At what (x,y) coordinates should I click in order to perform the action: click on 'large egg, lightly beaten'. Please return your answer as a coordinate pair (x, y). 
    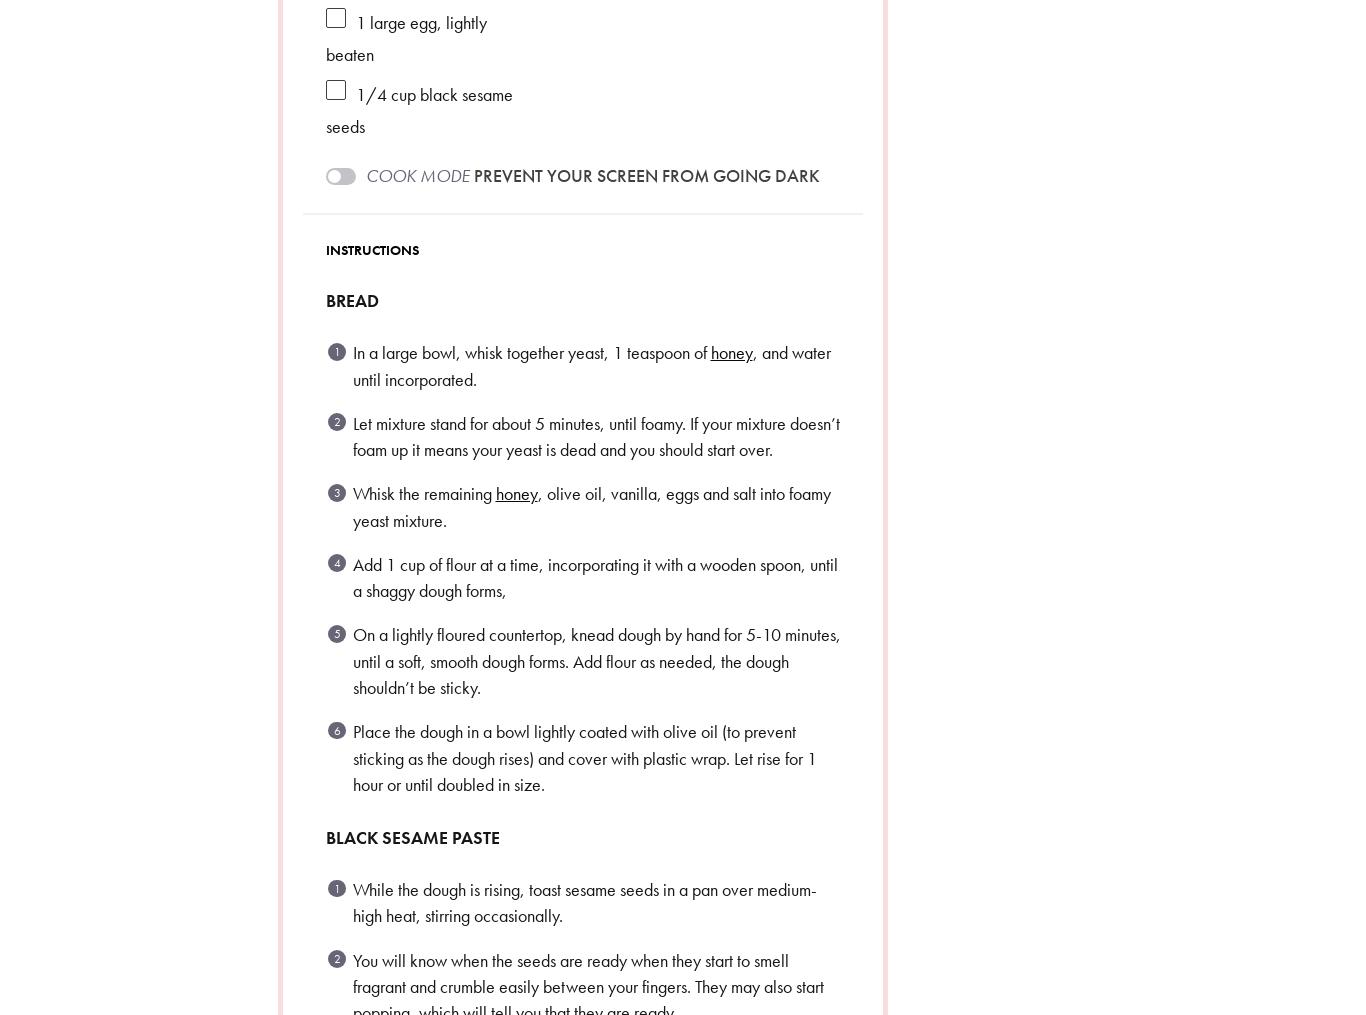
    Looking at the image, I should click on (404, 37).